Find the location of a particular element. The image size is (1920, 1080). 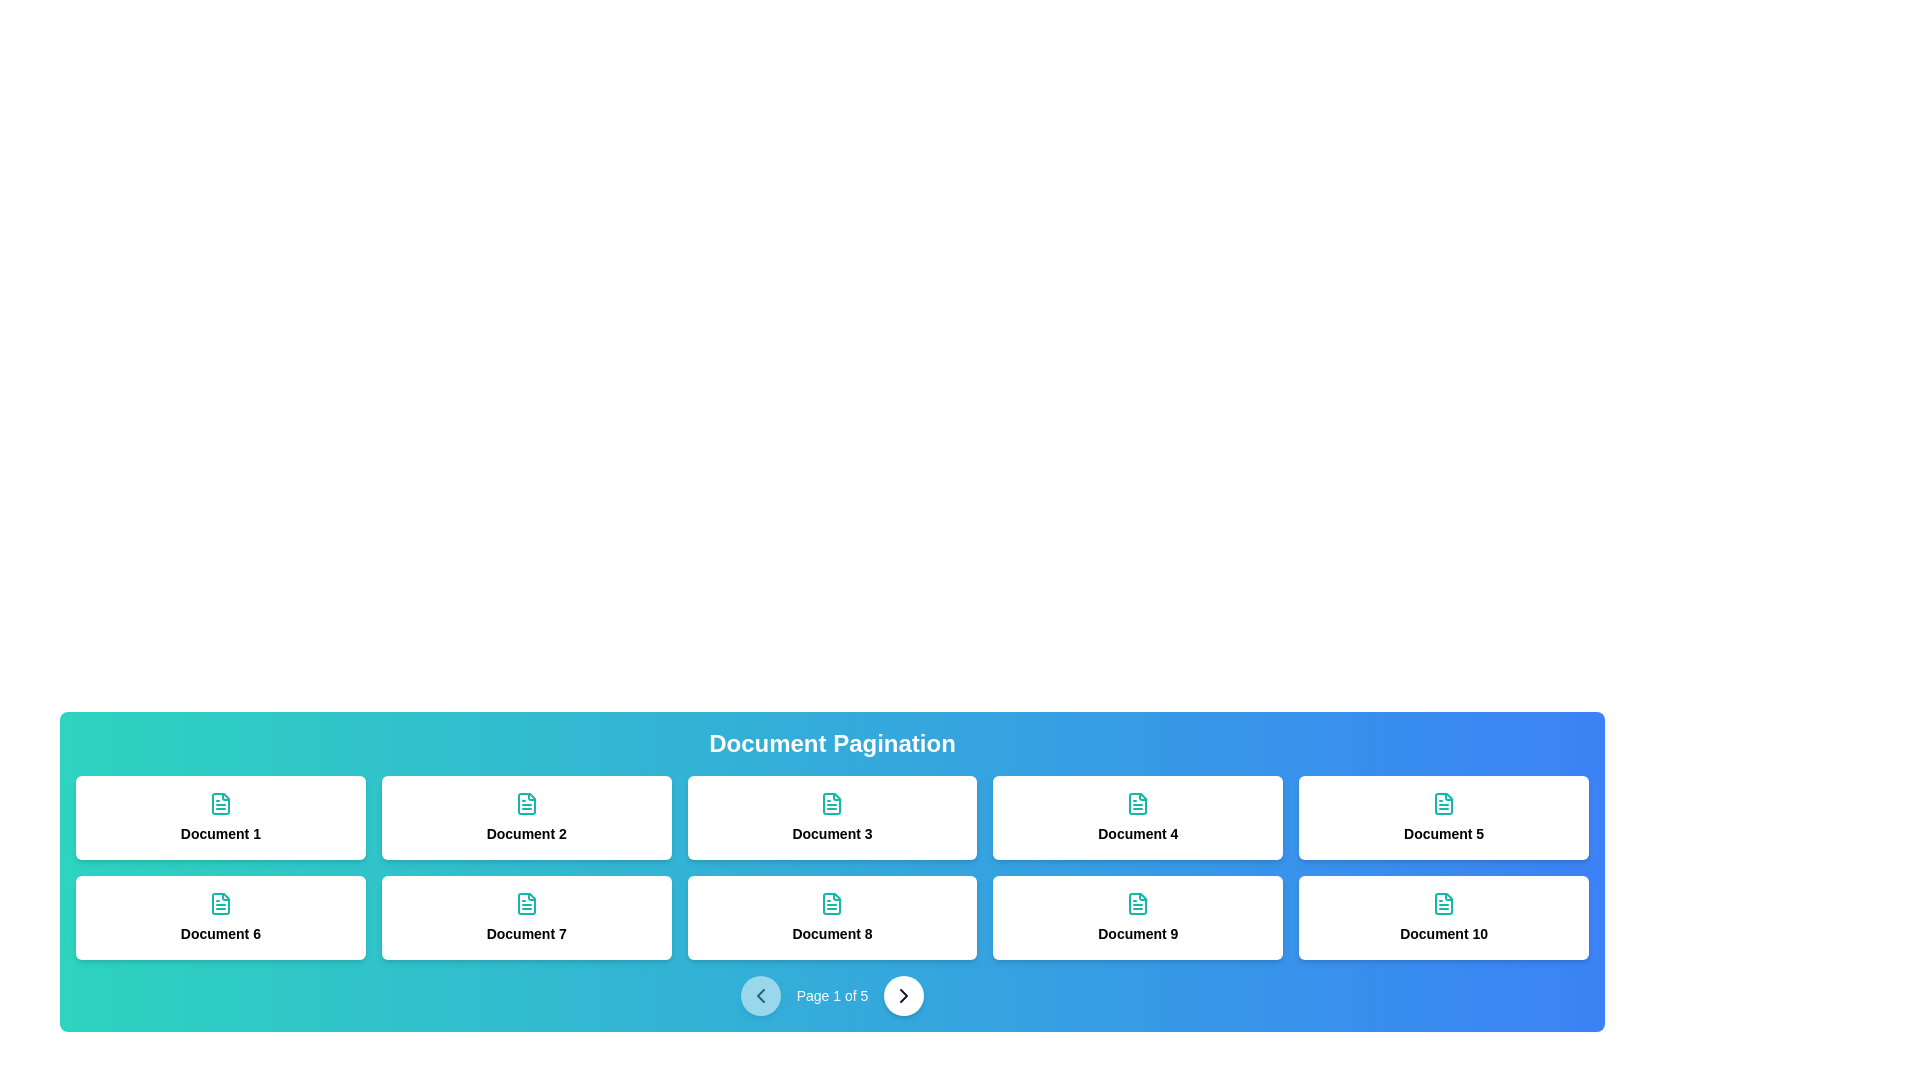

the document file icon, which is teal in color with outlined styling and has four horizontal lines inside, located above the label 'Document 9' is located at coordinates (1138, 903).